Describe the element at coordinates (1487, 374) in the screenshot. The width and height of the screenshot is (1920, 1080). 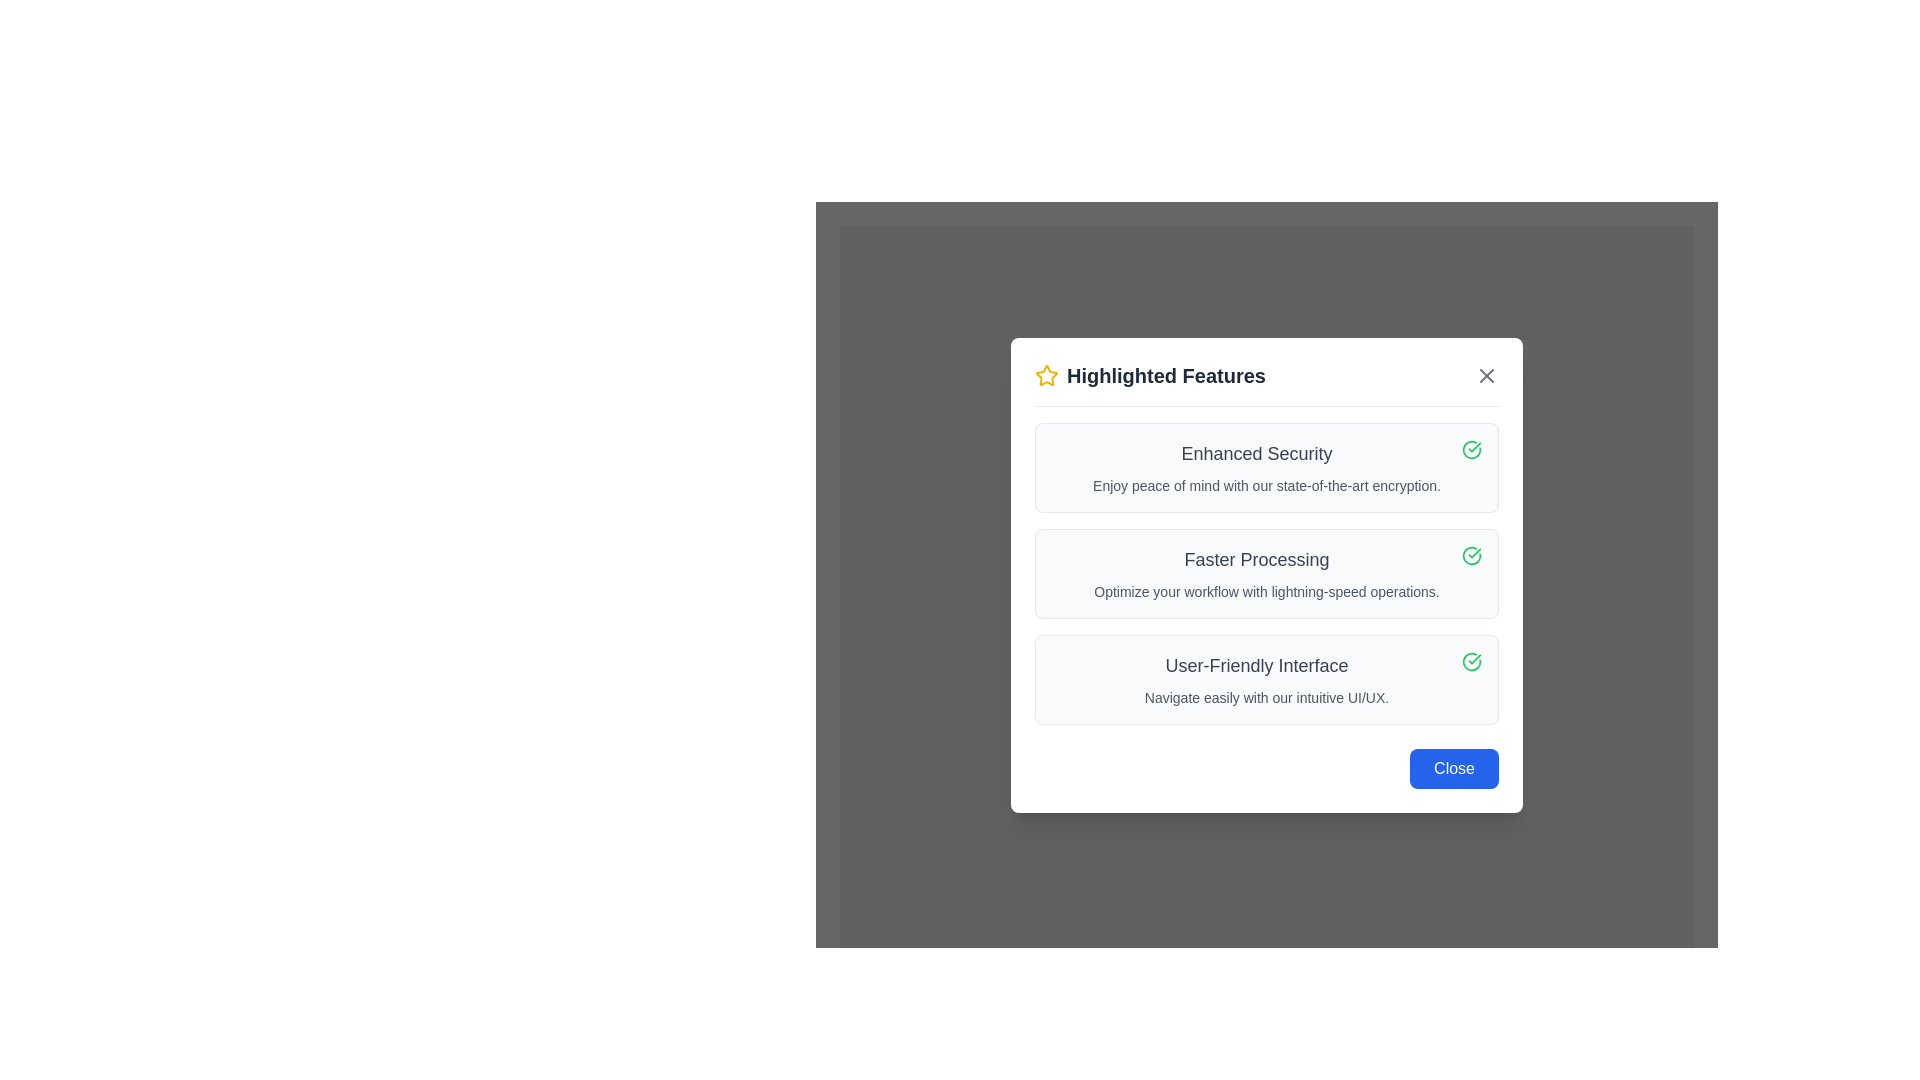
I see `the close button located at the top-right corner of the dialog box header to change its color indication` at that location.